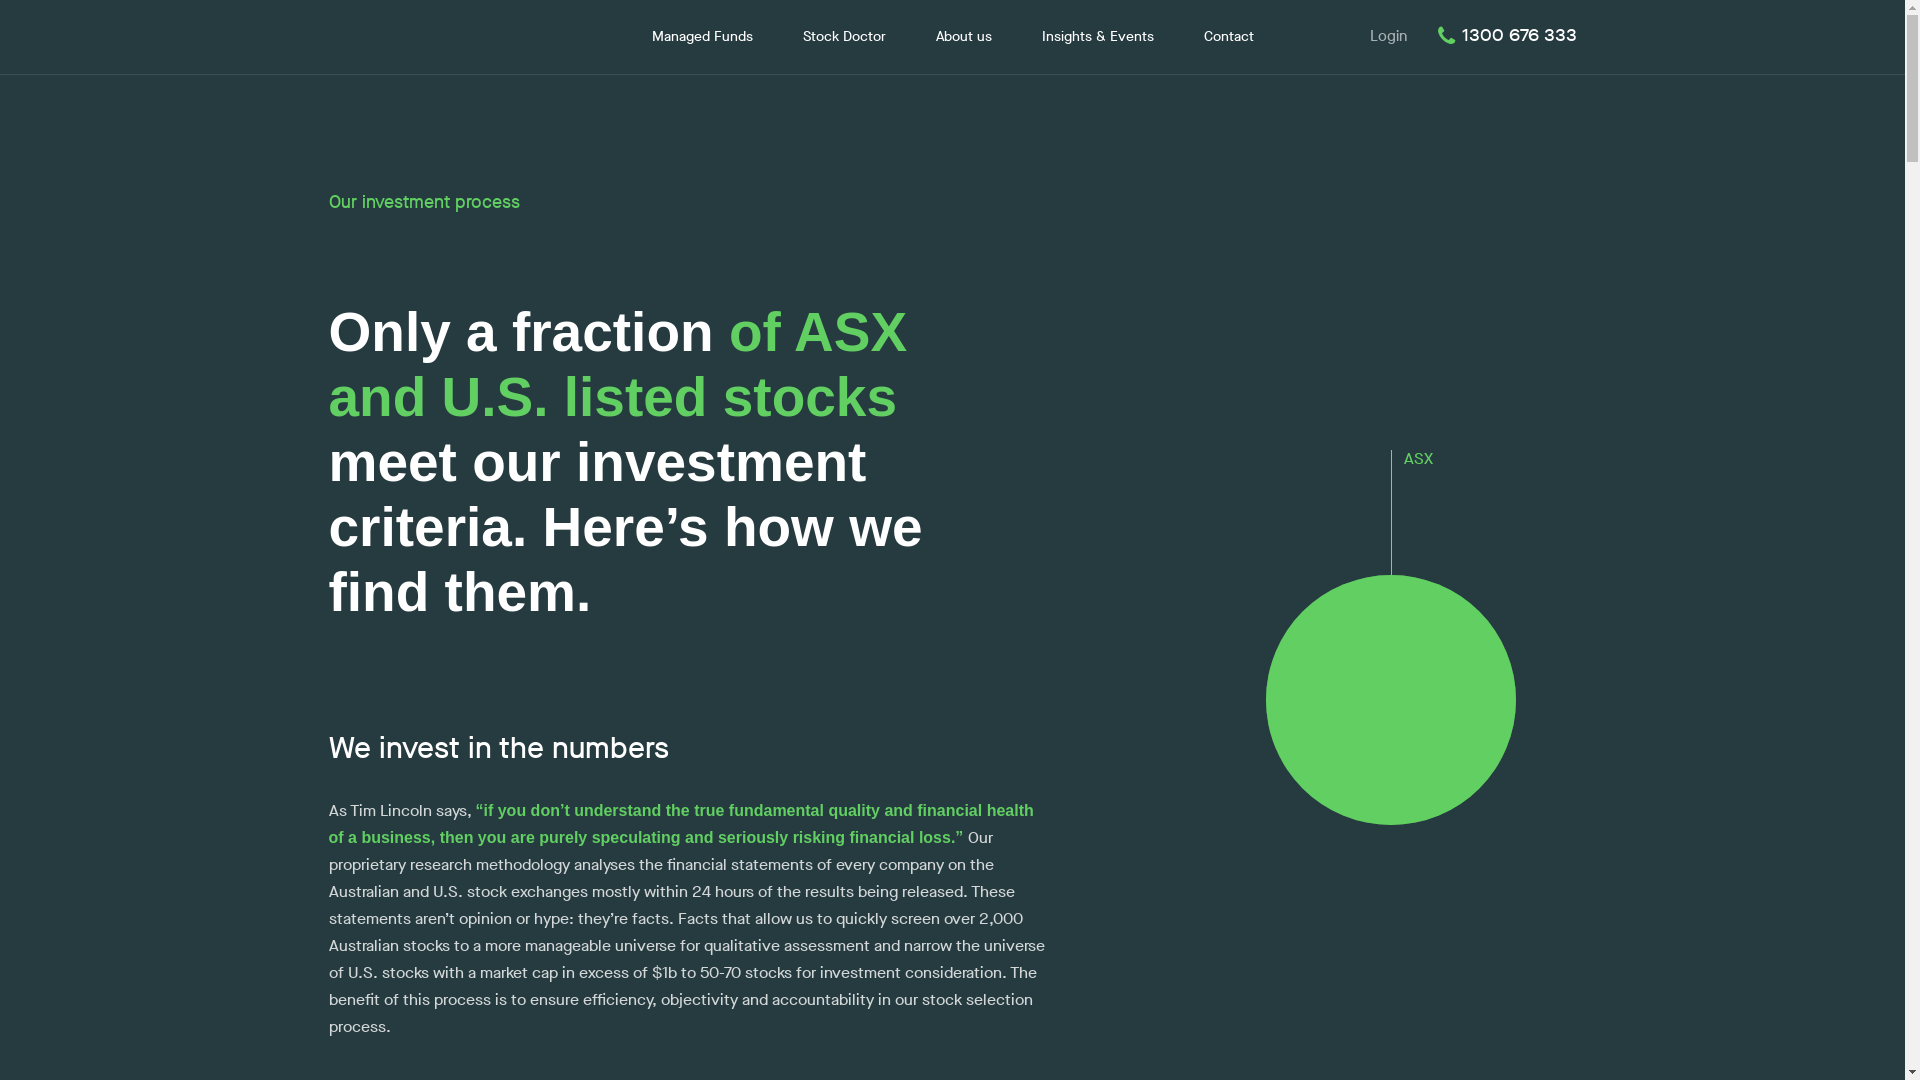 This screenshot has height=1080, width=1920. I want to click on 'Login', so click(1387, 36).